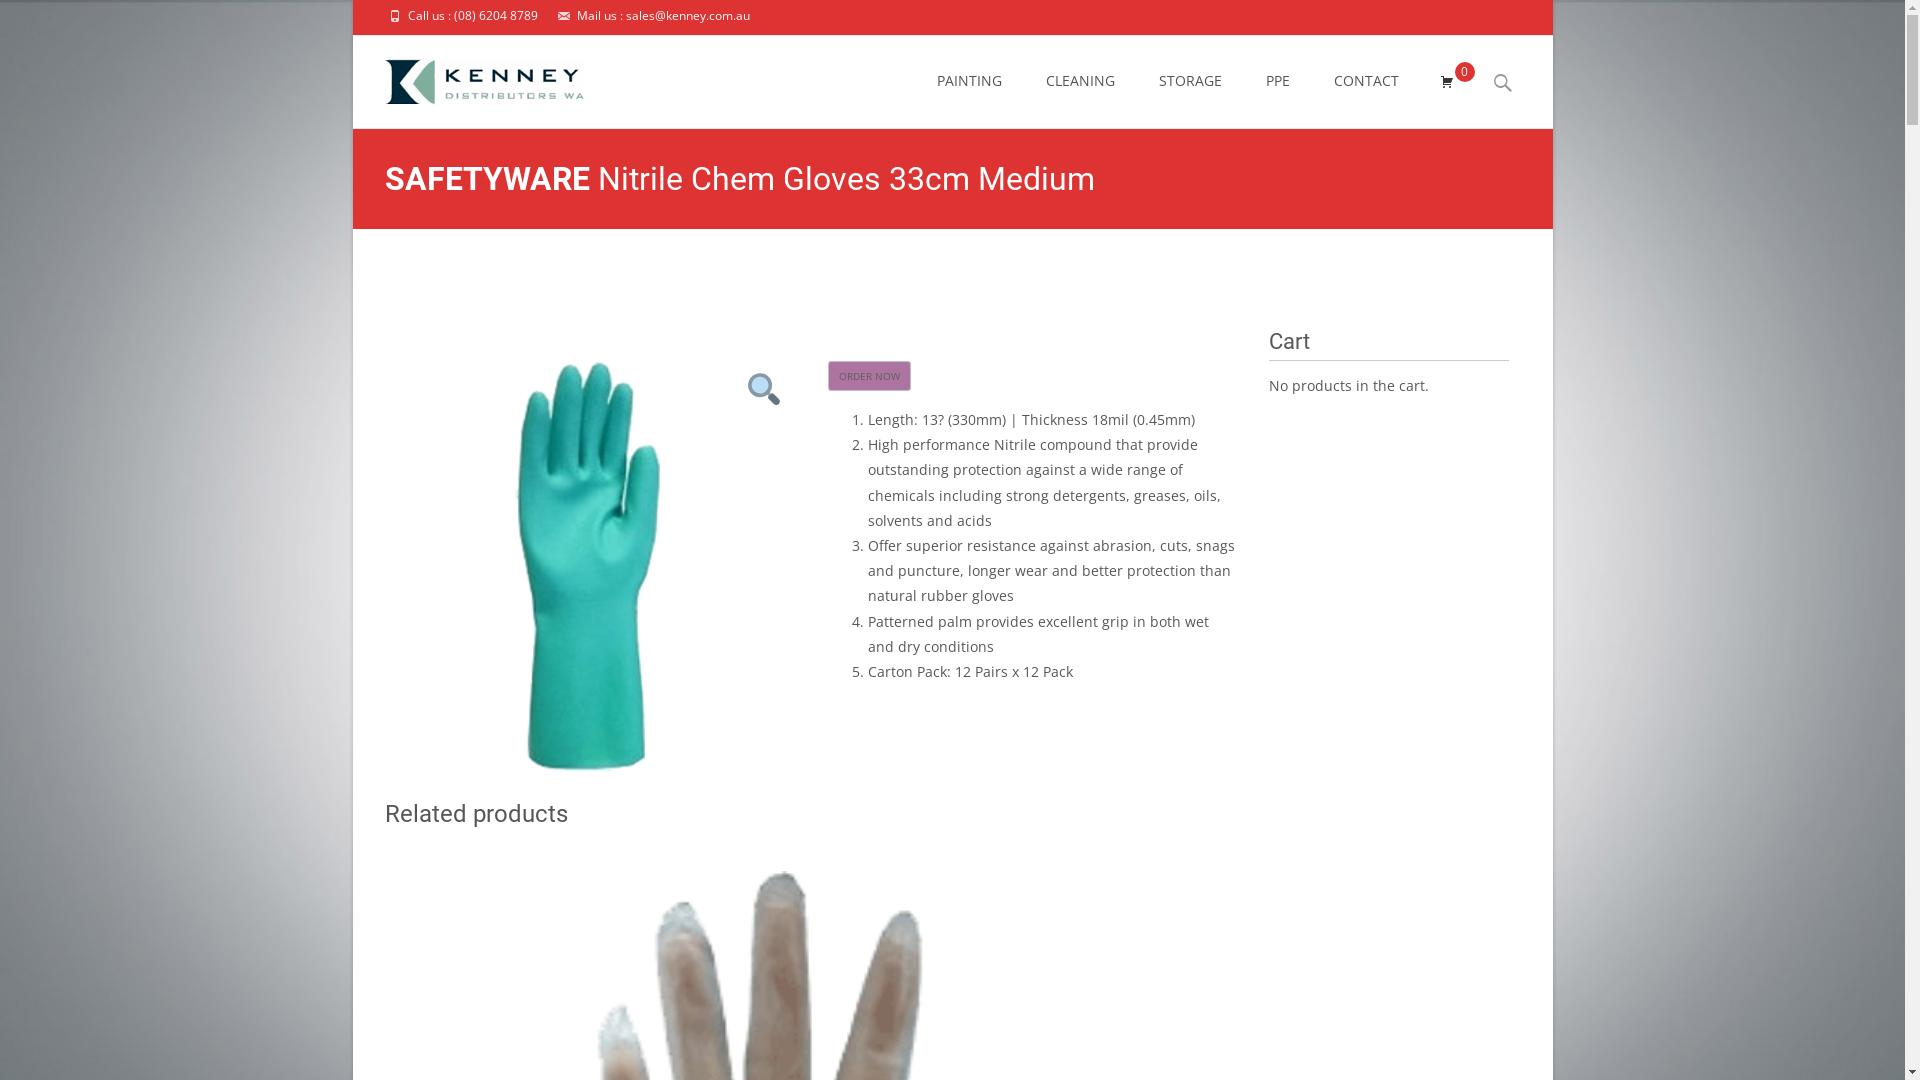 Image resolution: width=1920 pixels, height=1080 pixels. Describe the element at coordinates (24, 20) in the screenshot. I see `'Search'` at that location.